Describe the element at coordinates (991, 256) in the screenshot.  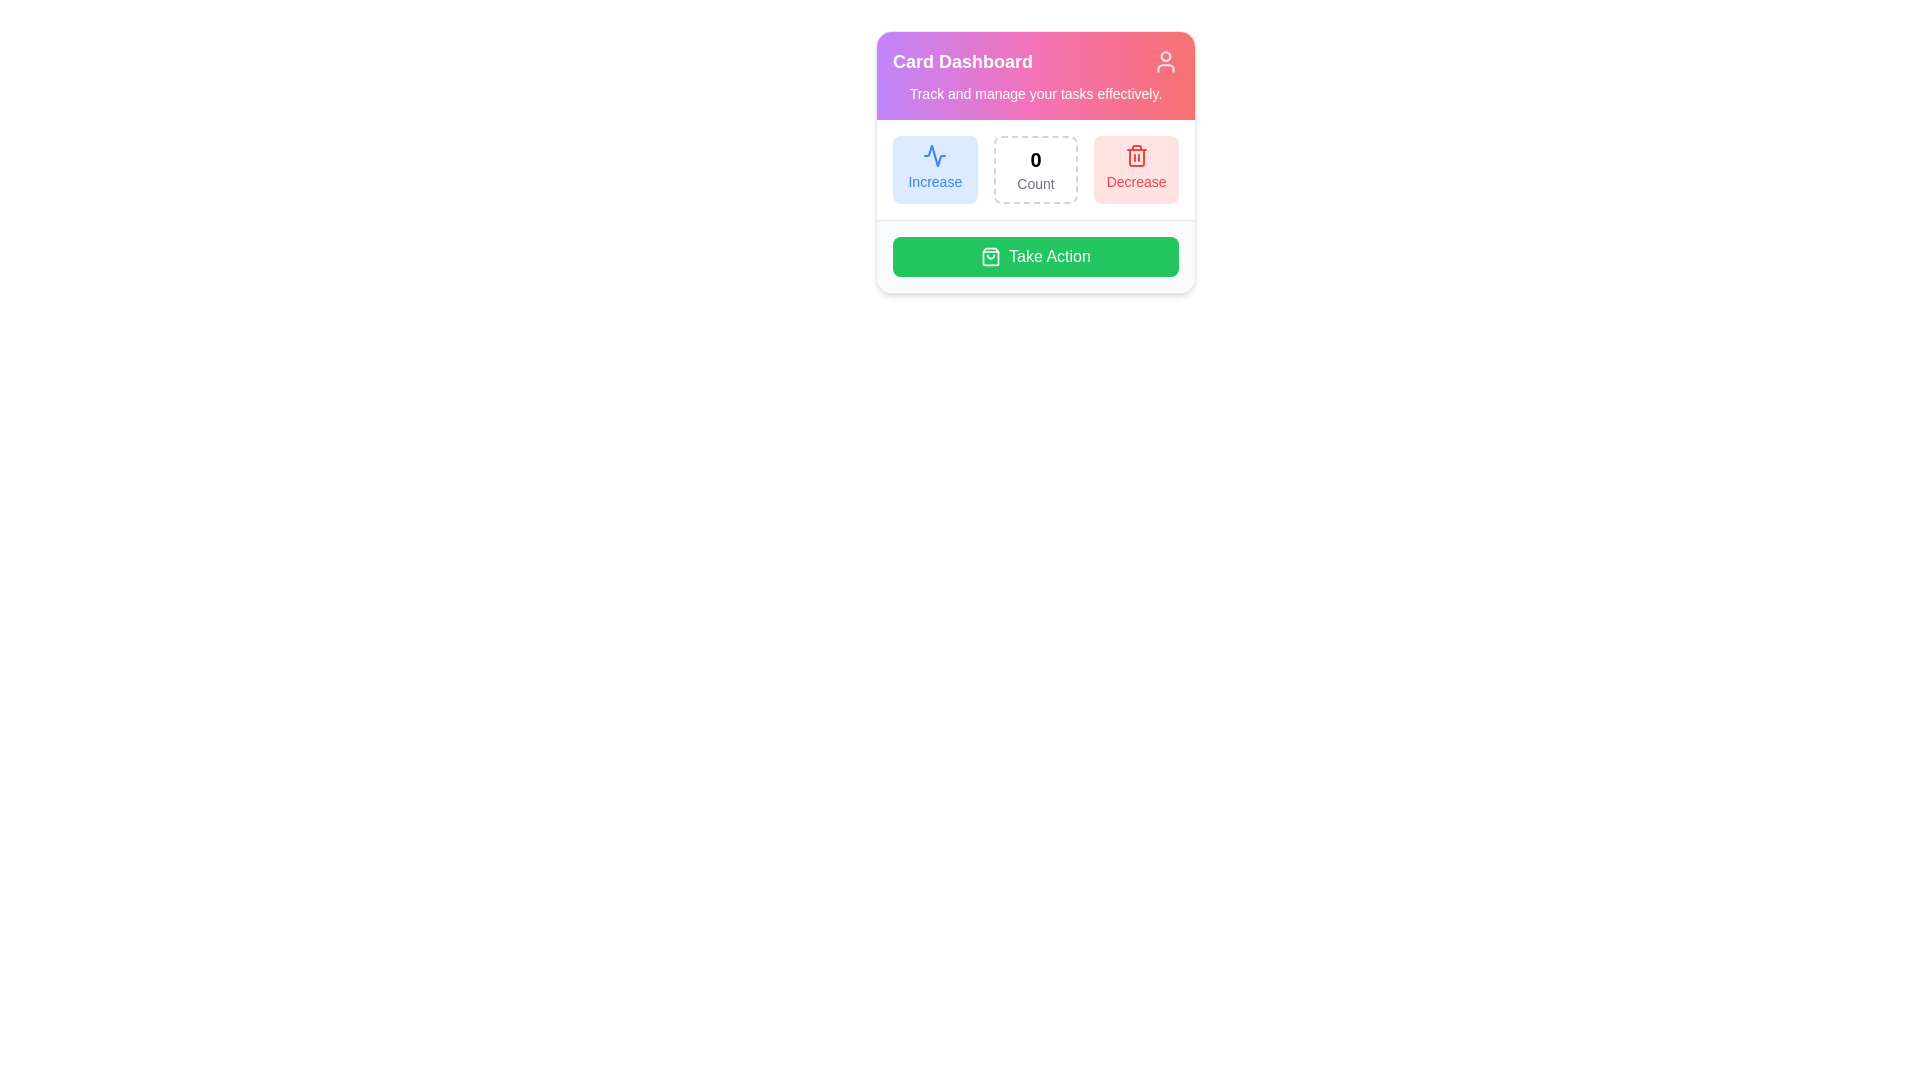
I see `the shopping icon located towards the left inside the green 'Take Action' button` at that location.